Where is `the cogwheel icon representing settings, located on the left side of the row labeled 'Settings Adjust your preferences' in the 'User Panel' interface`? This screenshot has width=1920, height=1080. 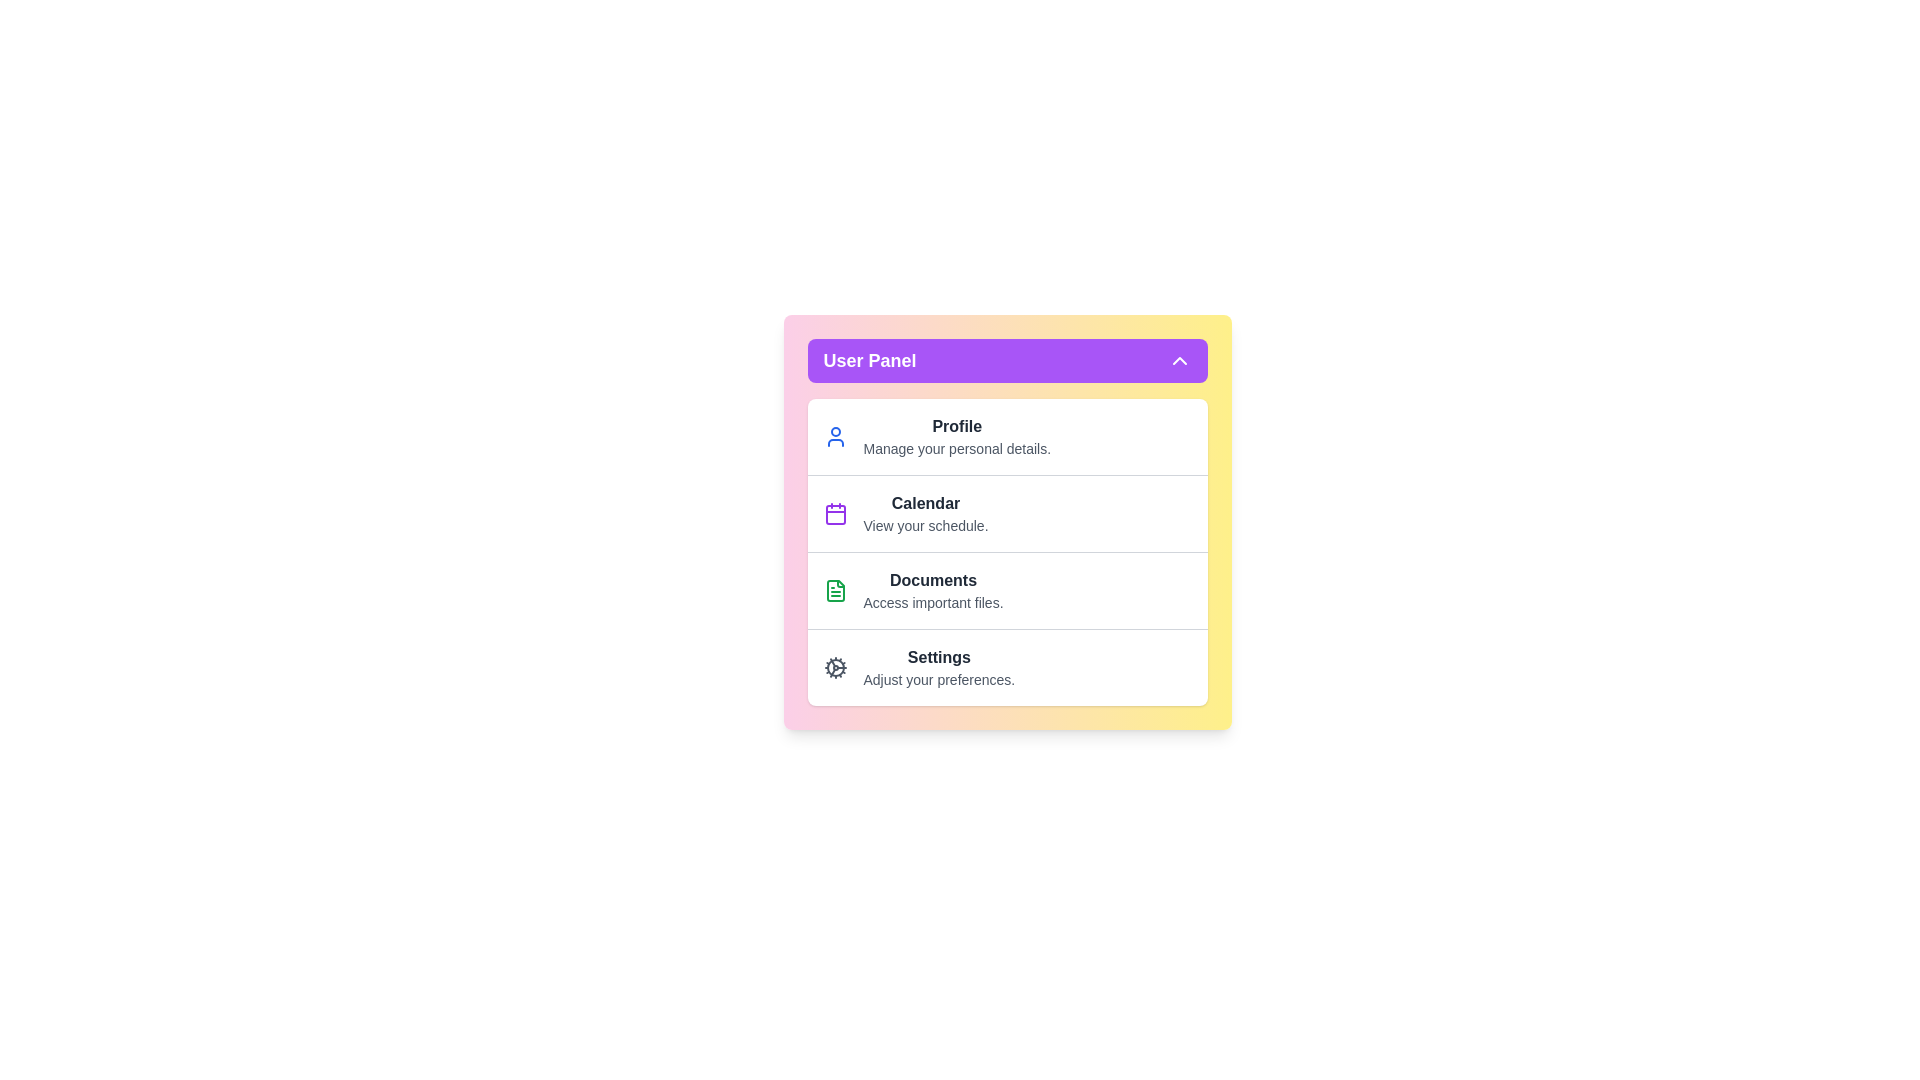 the cogwheel icon representing settings, located on the left side of the row labeled 'Settings Adjust your preferences' in the 'User Panel' interface is located at coordinates (835, 667).